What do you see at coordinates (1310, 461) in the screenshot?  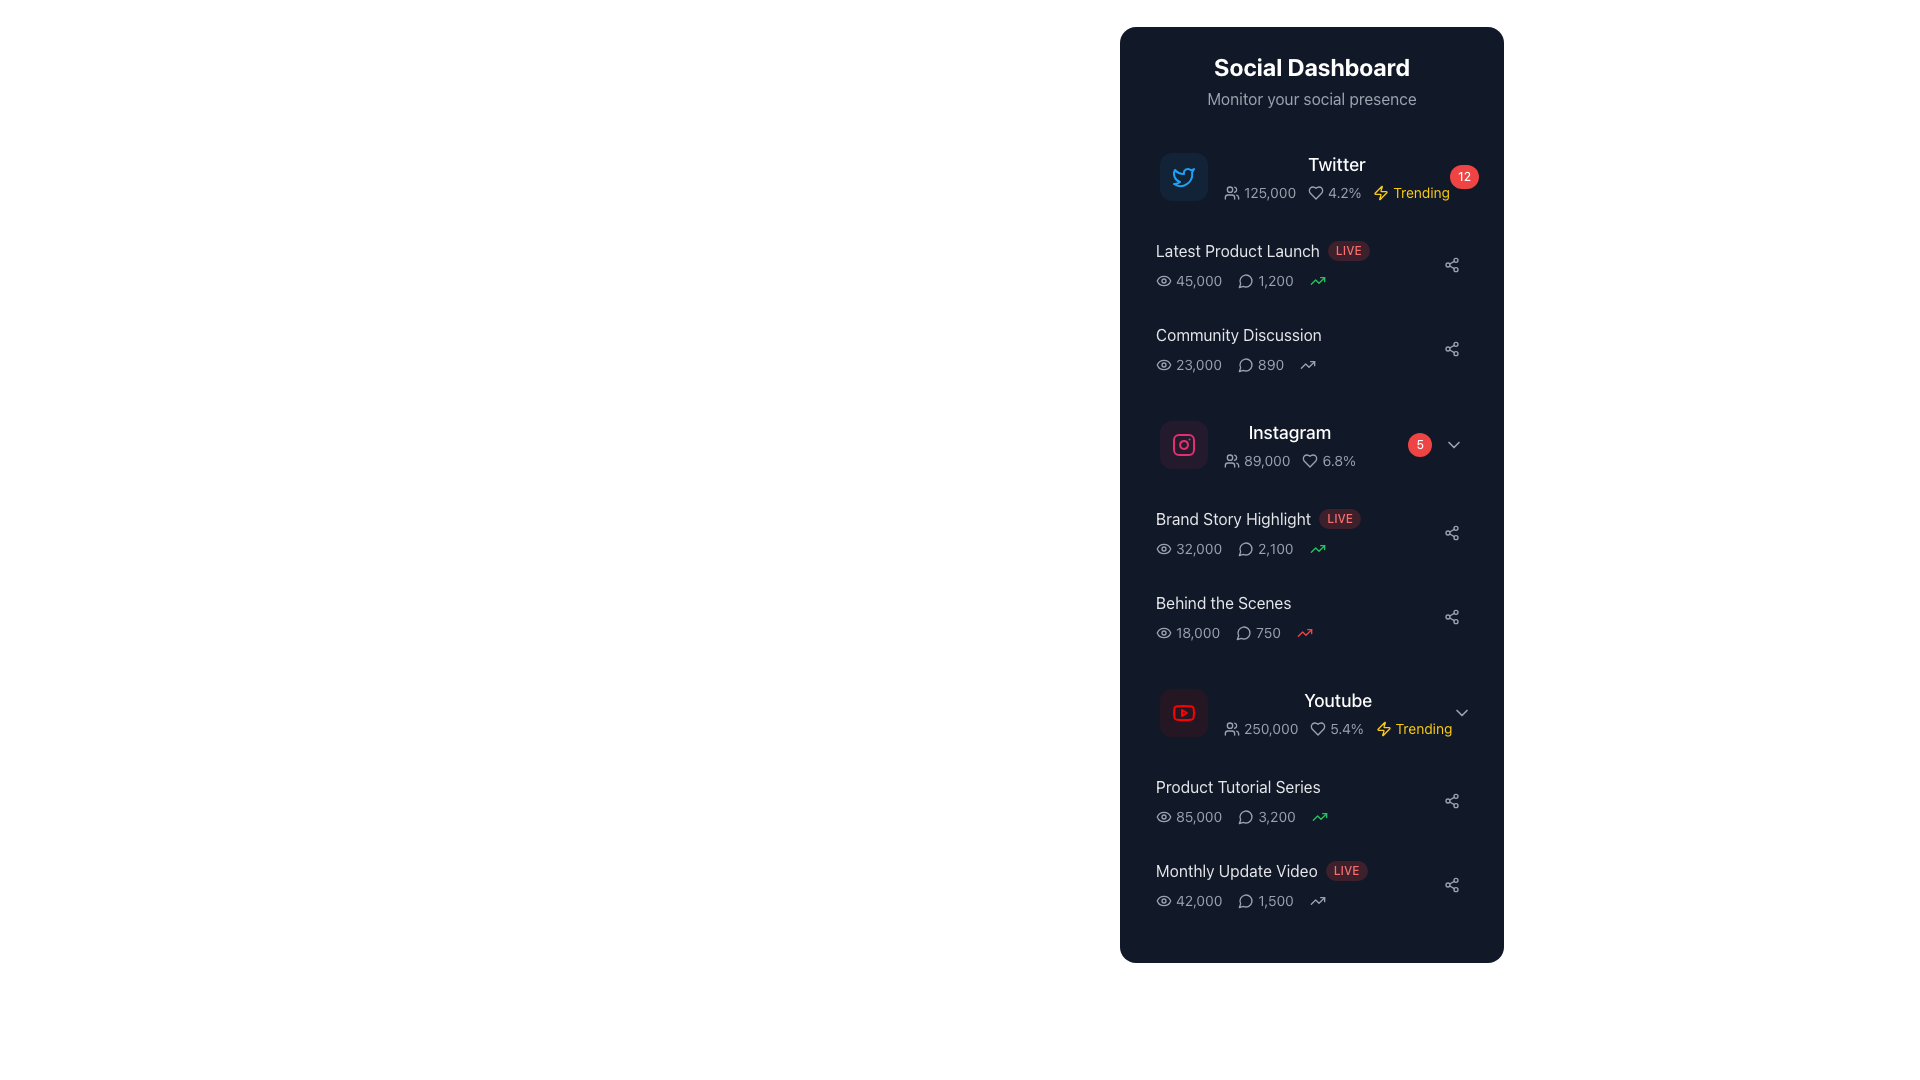 I see `the heart icon located to the left of the text '6.8%' in the Instagram row of the 'Social Dashboard' panel` at bounding box center [1310, 461].